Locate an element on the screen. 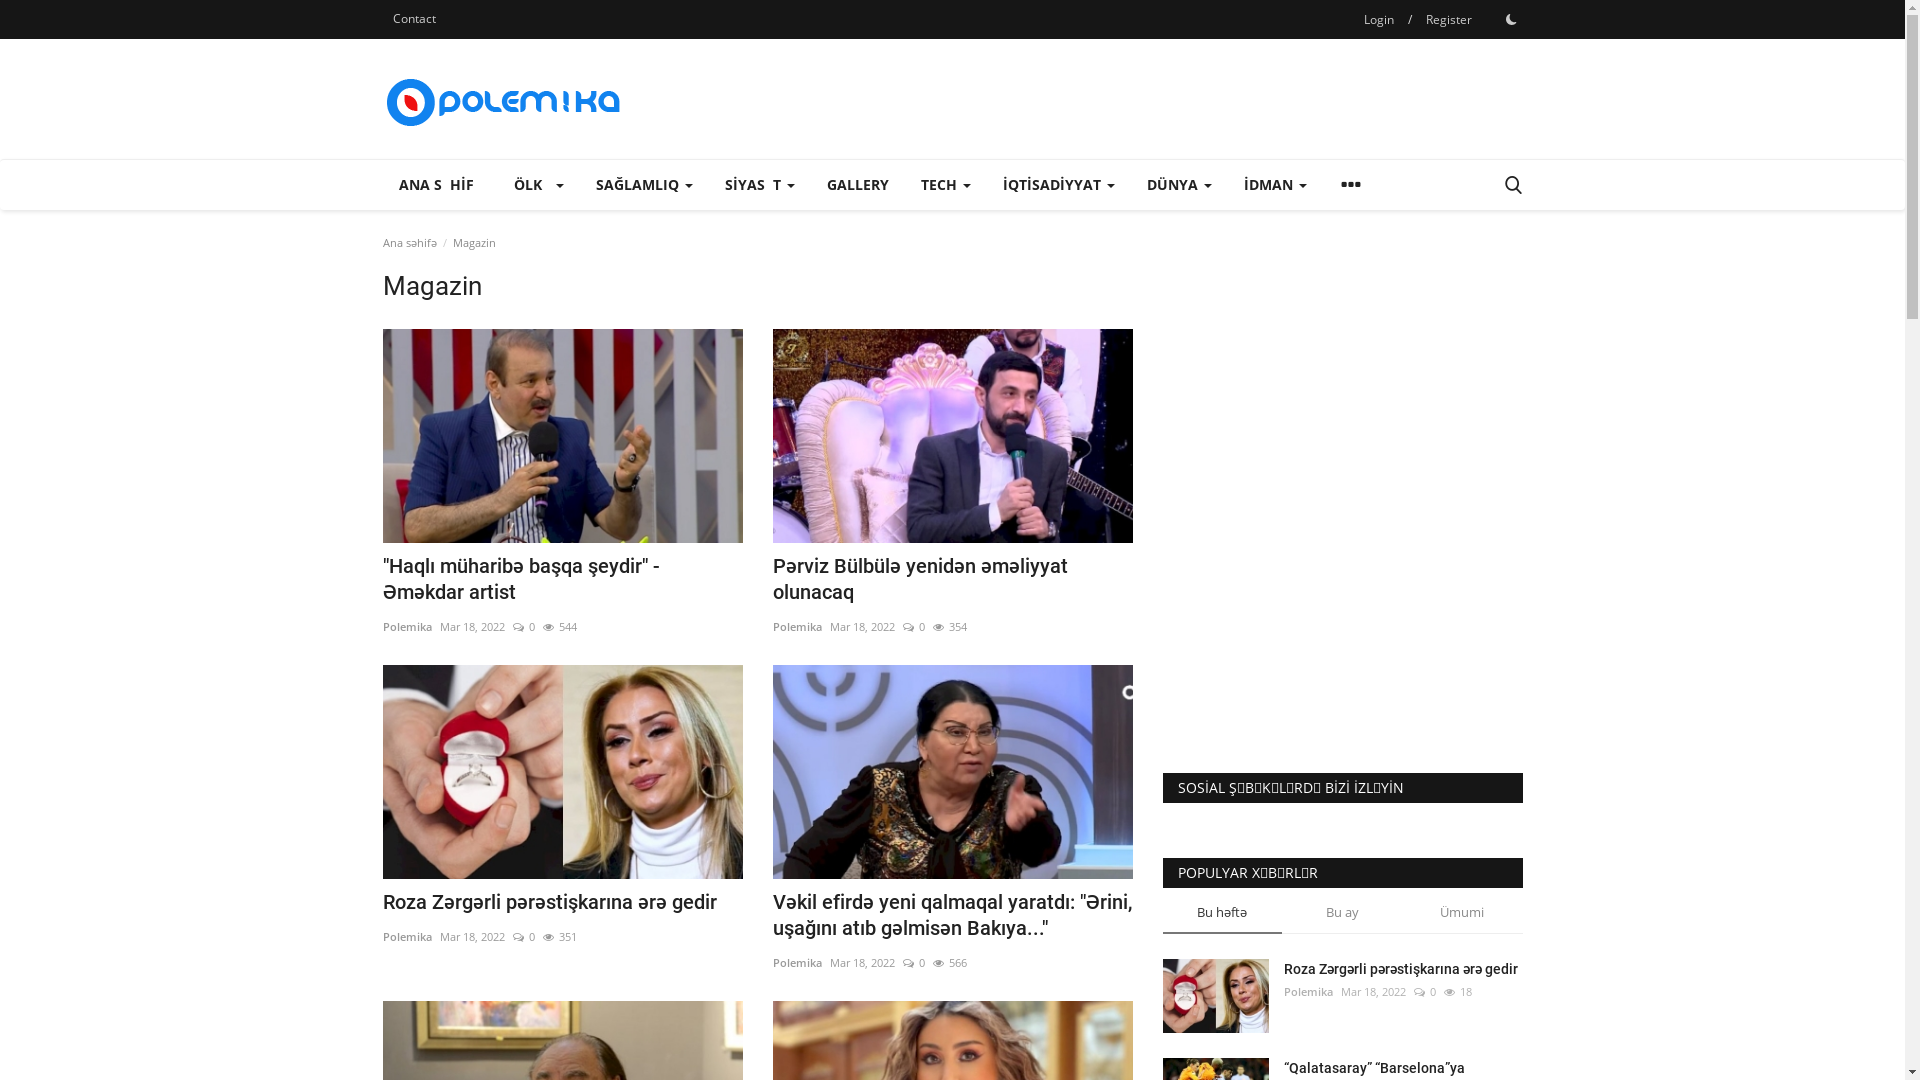  '1' is located at coordinates (1511, 19).